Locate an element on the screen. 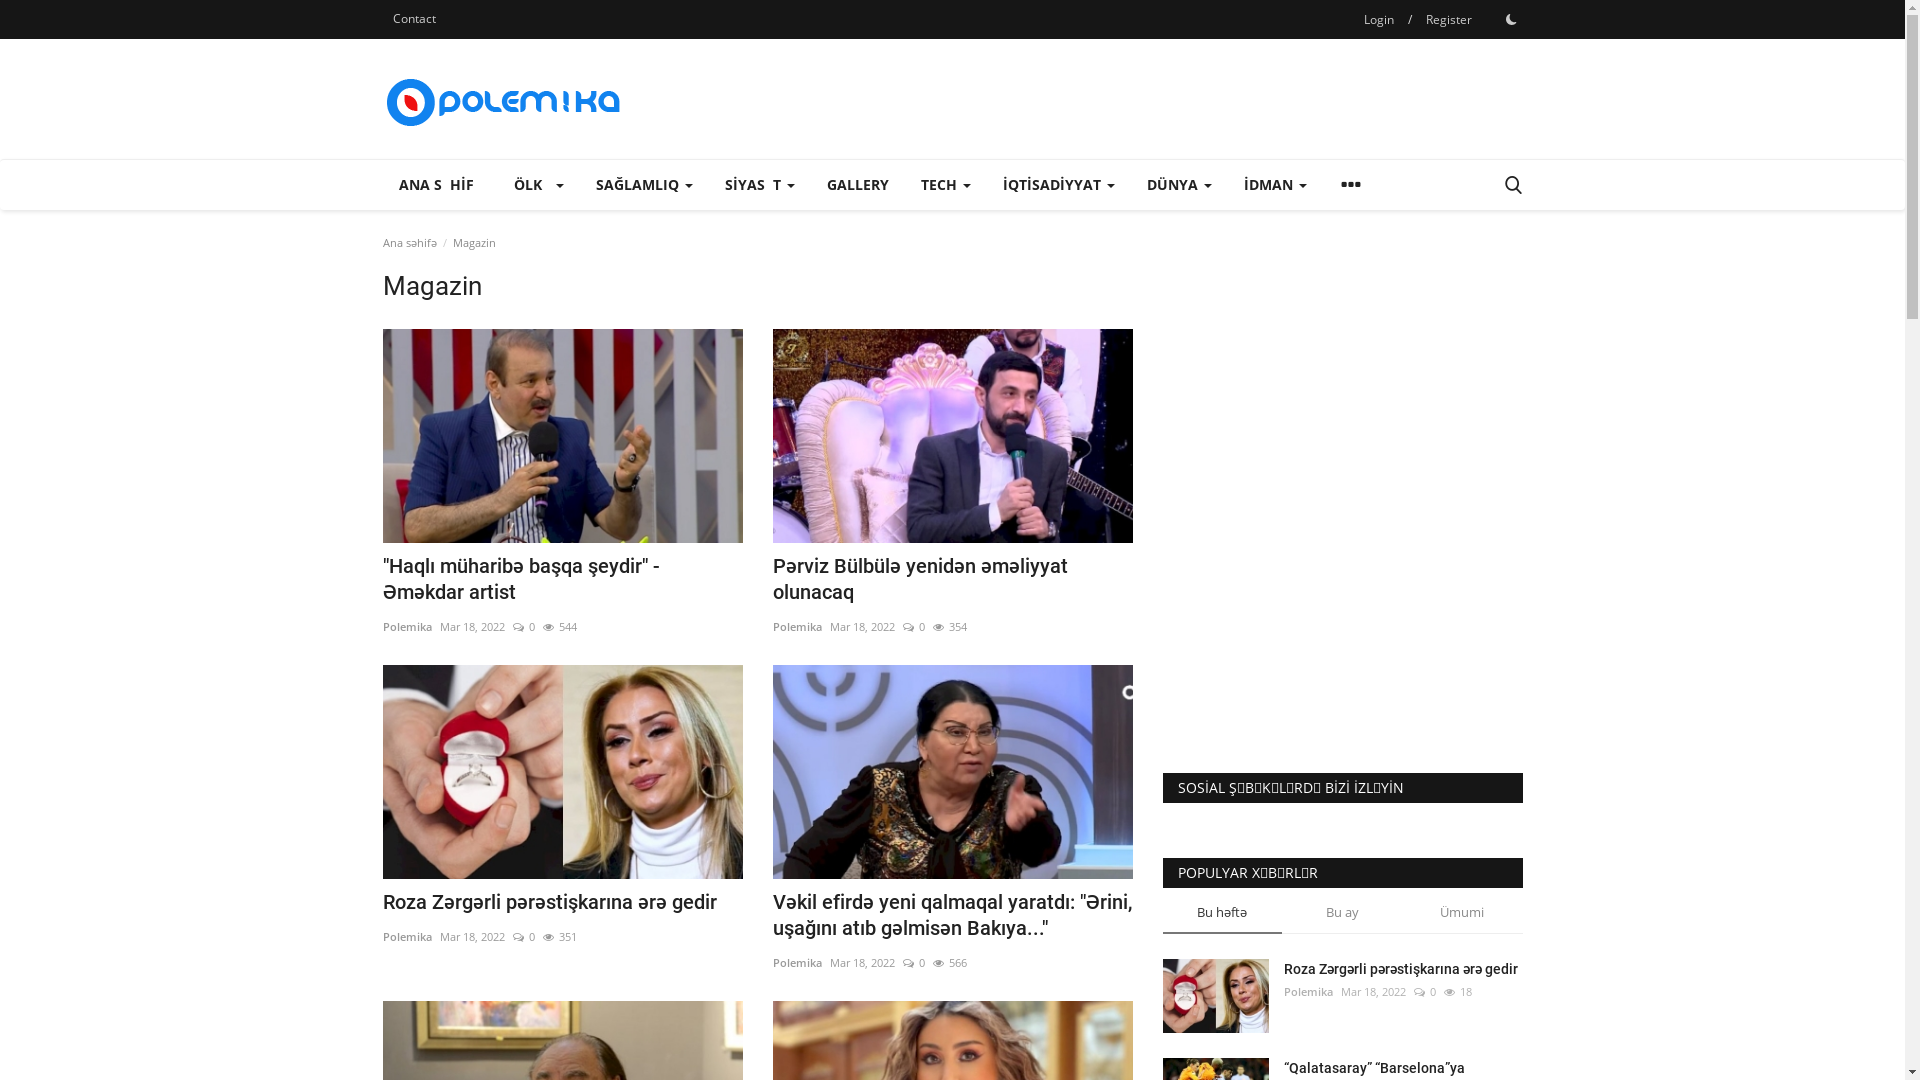  '1' is located at coordinates (1511, 19).